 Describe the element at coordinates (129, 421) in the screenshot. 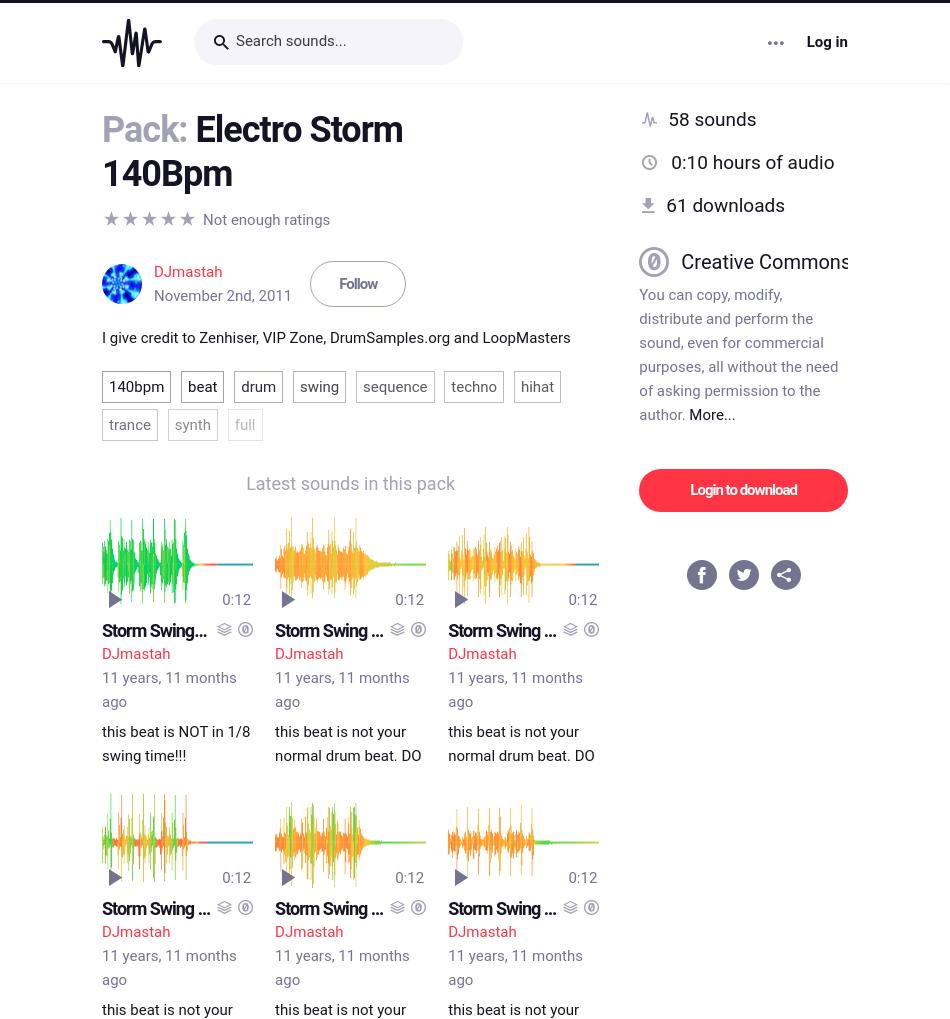

I see `'trance'` at that location.